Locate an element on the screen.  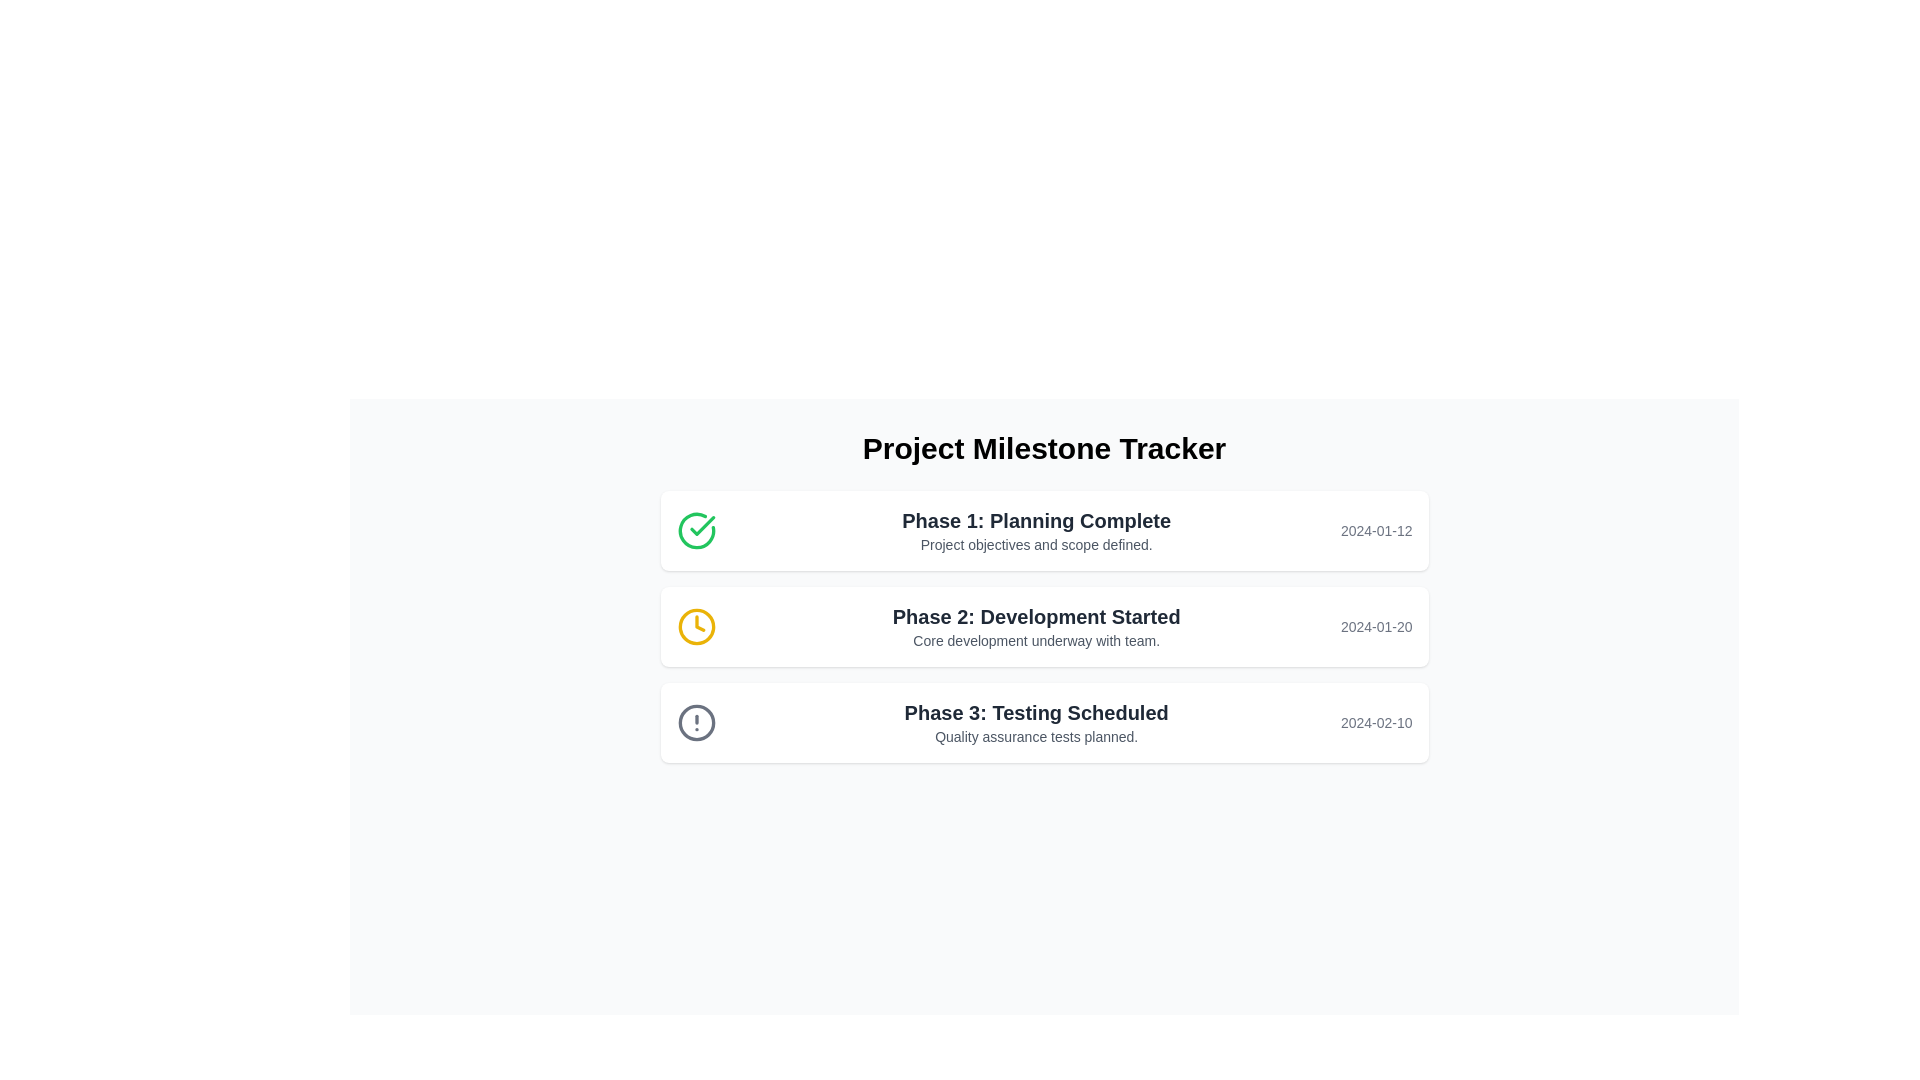
the completion status icon of the first milestone, which is located on the left side of the text content within the milestone list is located at coordinates (702, 524).